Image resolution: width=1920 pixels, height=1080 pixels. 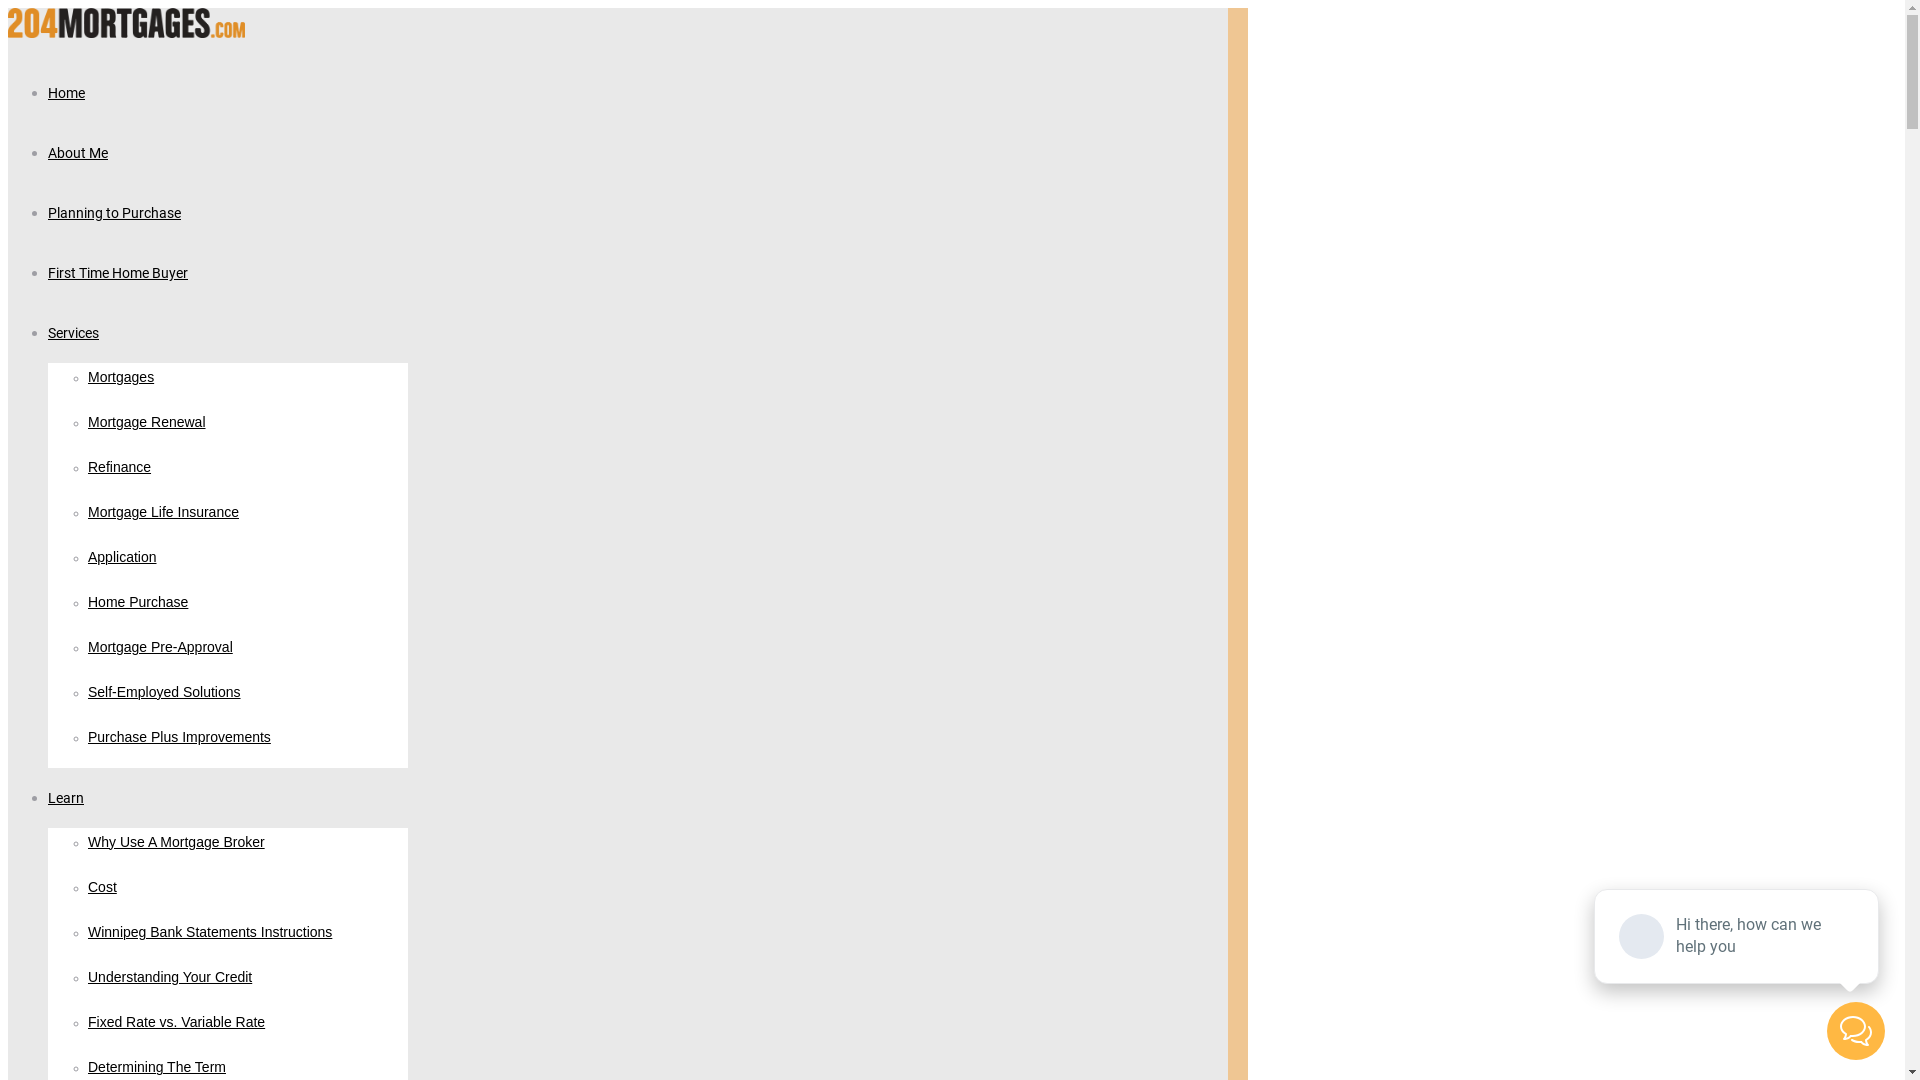 I want to click on 'Why Use A Mortgage Broker', so click(x=86, y=843).